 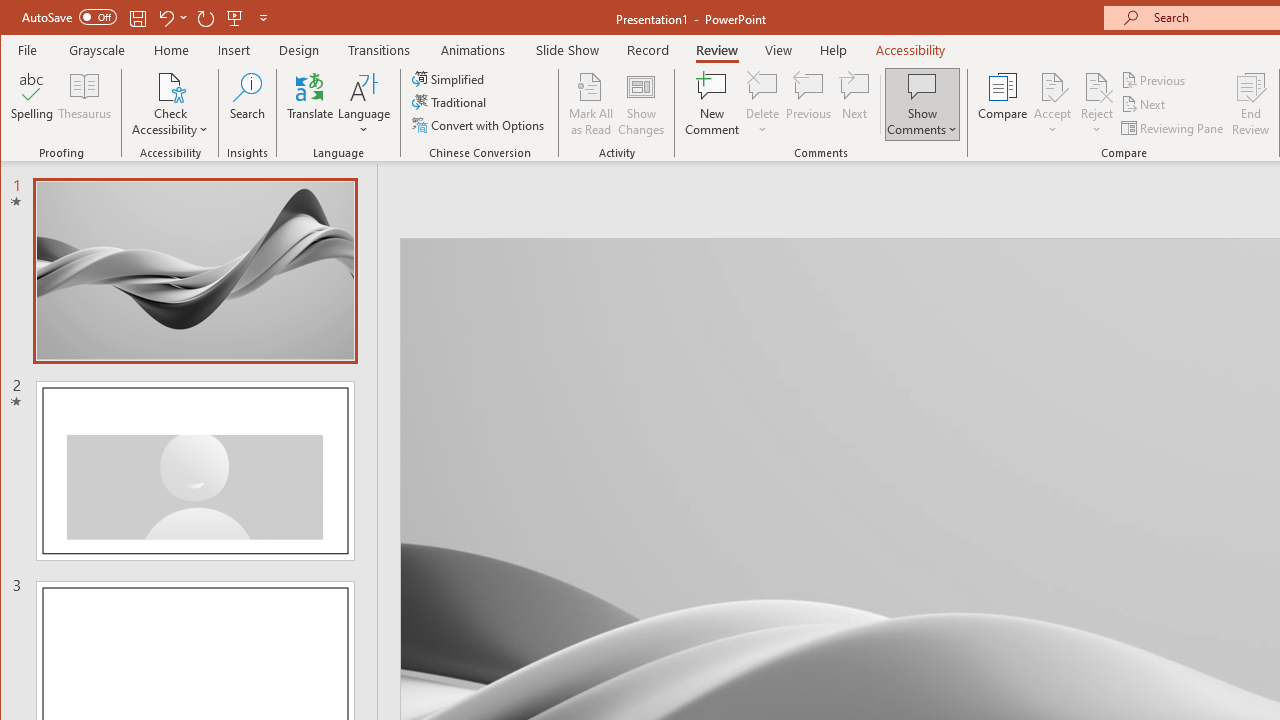 I want to click on 'Undo', so click(x=172, y=17).